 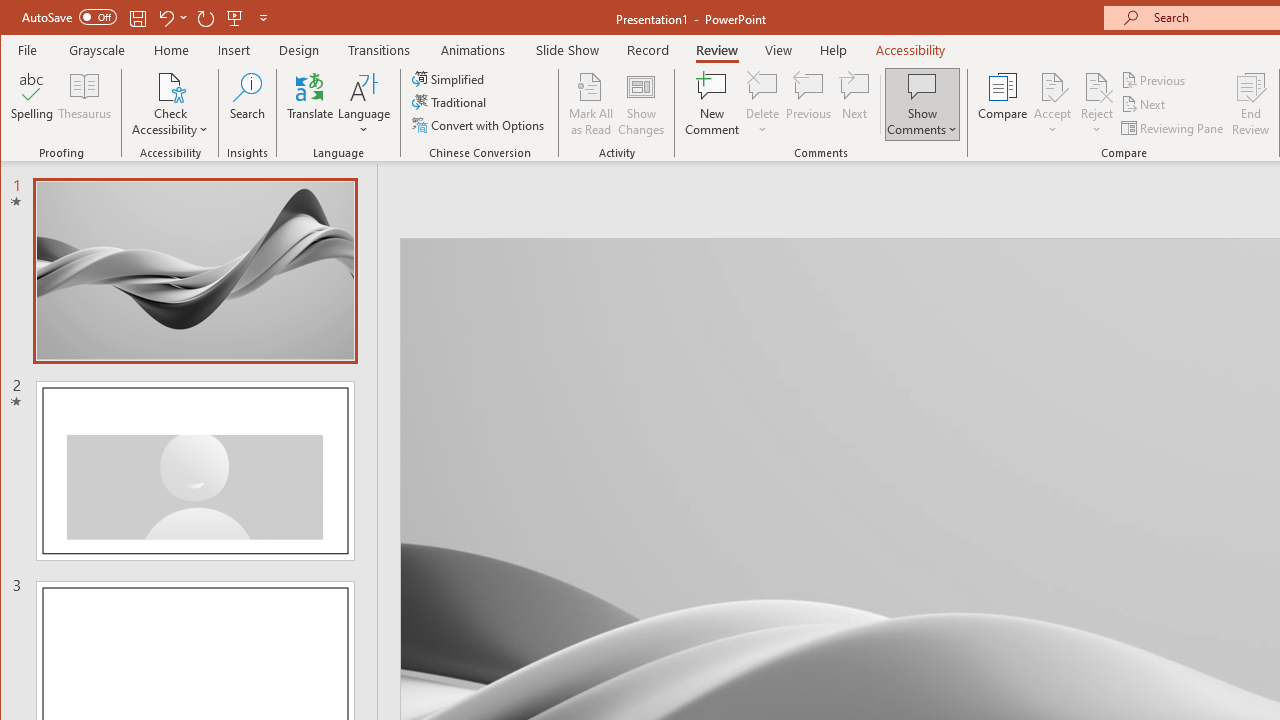 I want to click on 'Undo', so click(x=172, y=17).